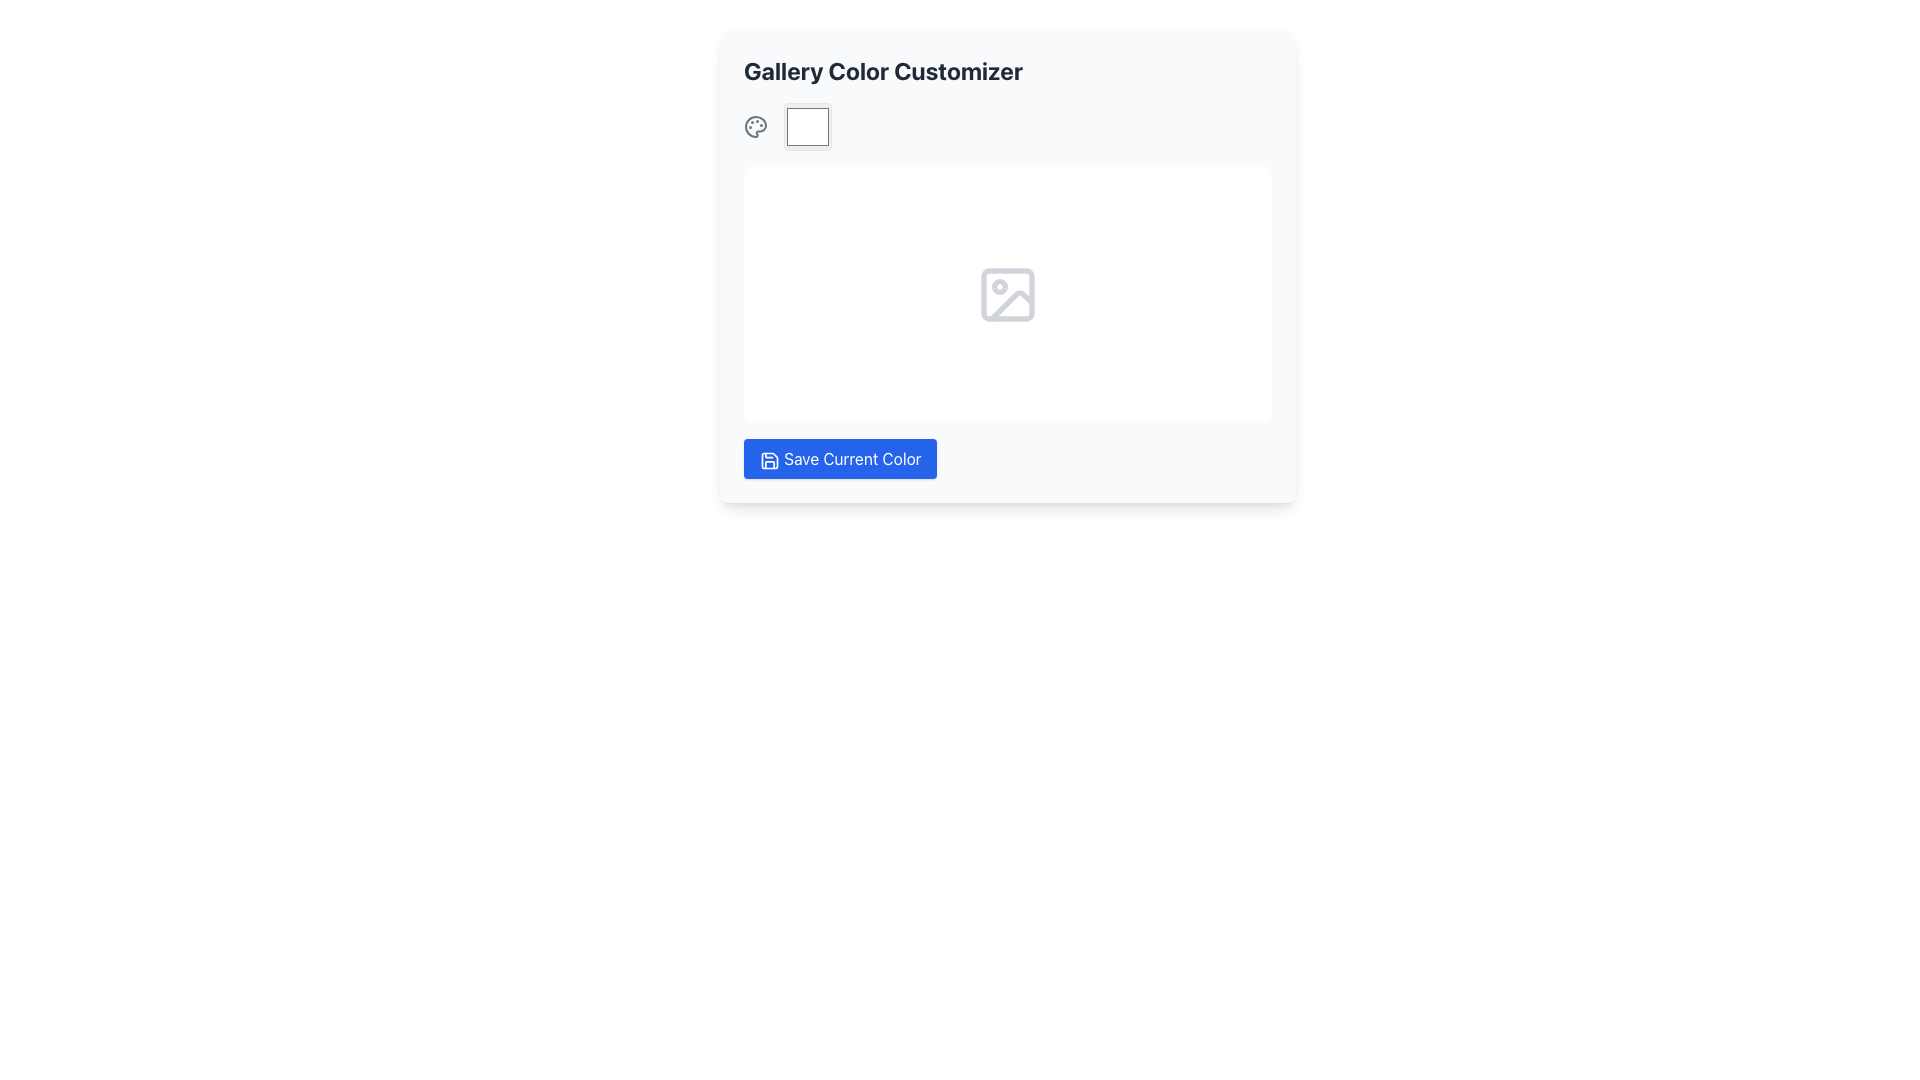 This screenshot has height=1080, width=1920. What do you see at coordinates (768, 459) in the screenshot?
I see `the save icon located to the left of the 'Save Current Color' button in the 'Gallery Color Customizer' section` at bounding box center [768, 459].